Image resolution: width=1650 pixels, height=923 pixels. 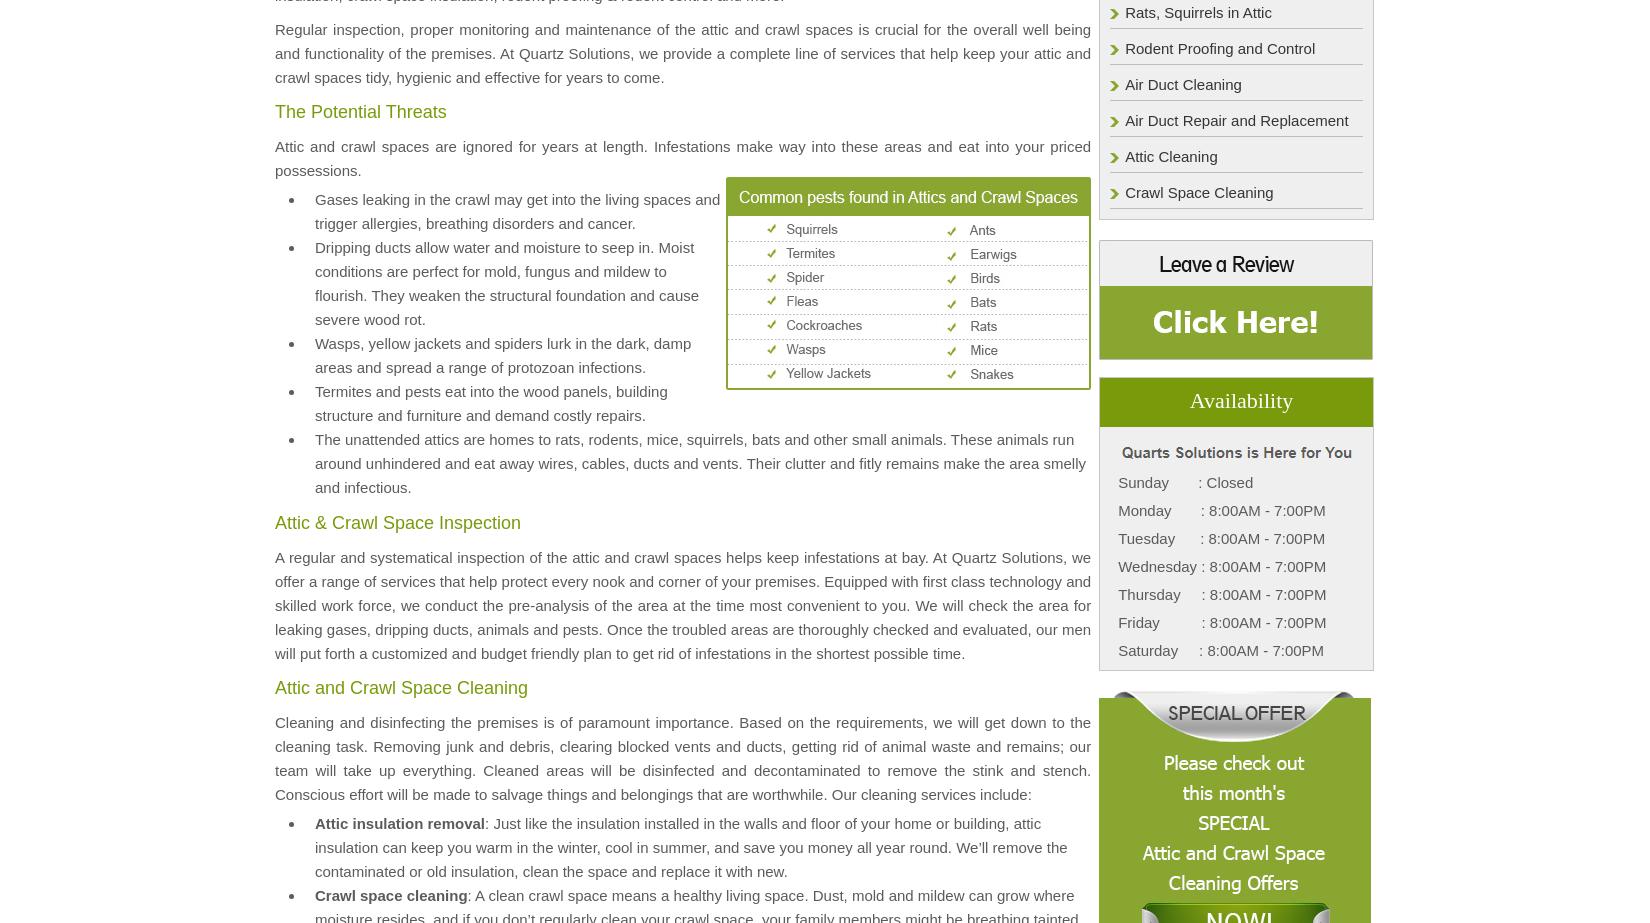 What do you see at coordinates (506, 282) in the screenshot?
I see `'Dripping ducts allow water and moisture to seep in. Moist conditions are perfect for mold, fungus and mildew to flourish. They weaken the structural foundation and cause severe wood rot.'` at bounding box center [506, 282].